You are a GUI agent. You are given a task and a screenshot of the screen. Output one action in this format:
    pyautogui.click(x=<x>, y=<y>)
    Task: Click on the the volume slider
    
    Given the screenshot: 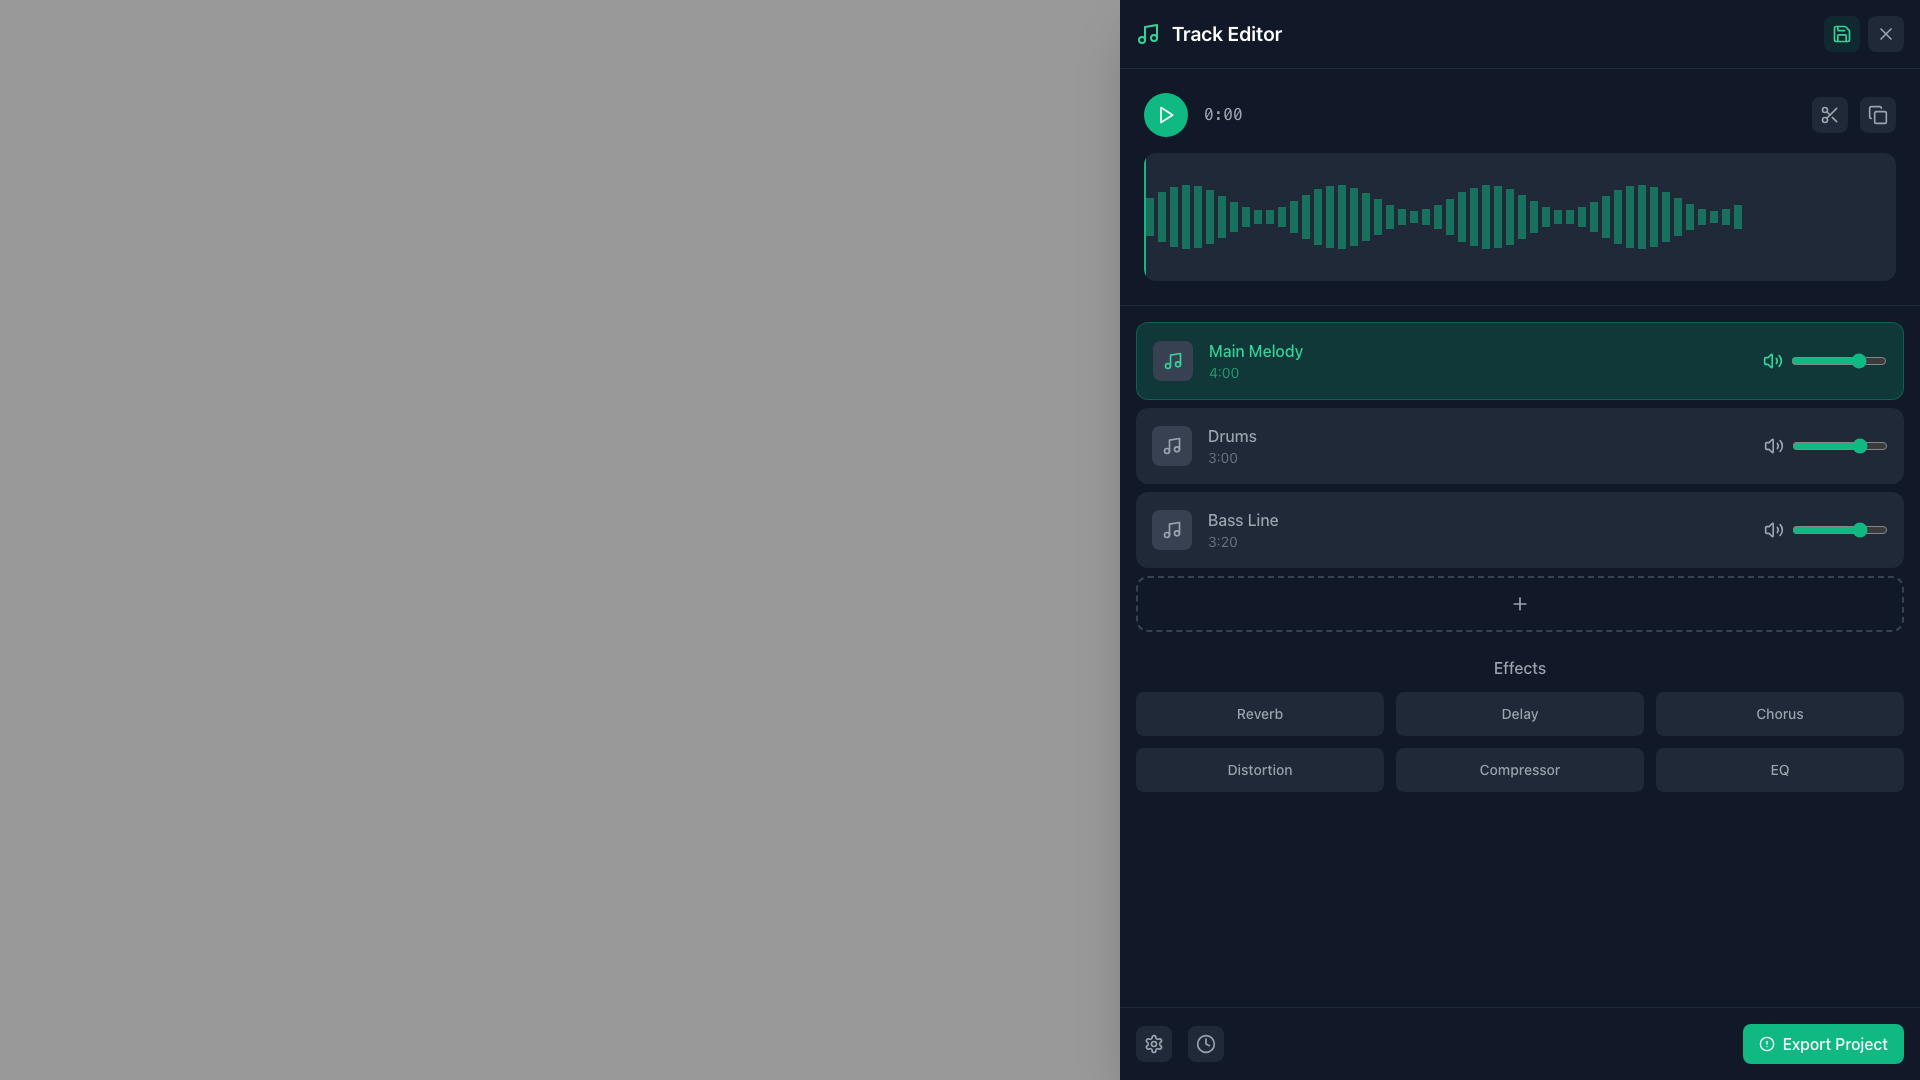 What is the action you would take?
    pyautogui.click(x=1815, y=528)
    